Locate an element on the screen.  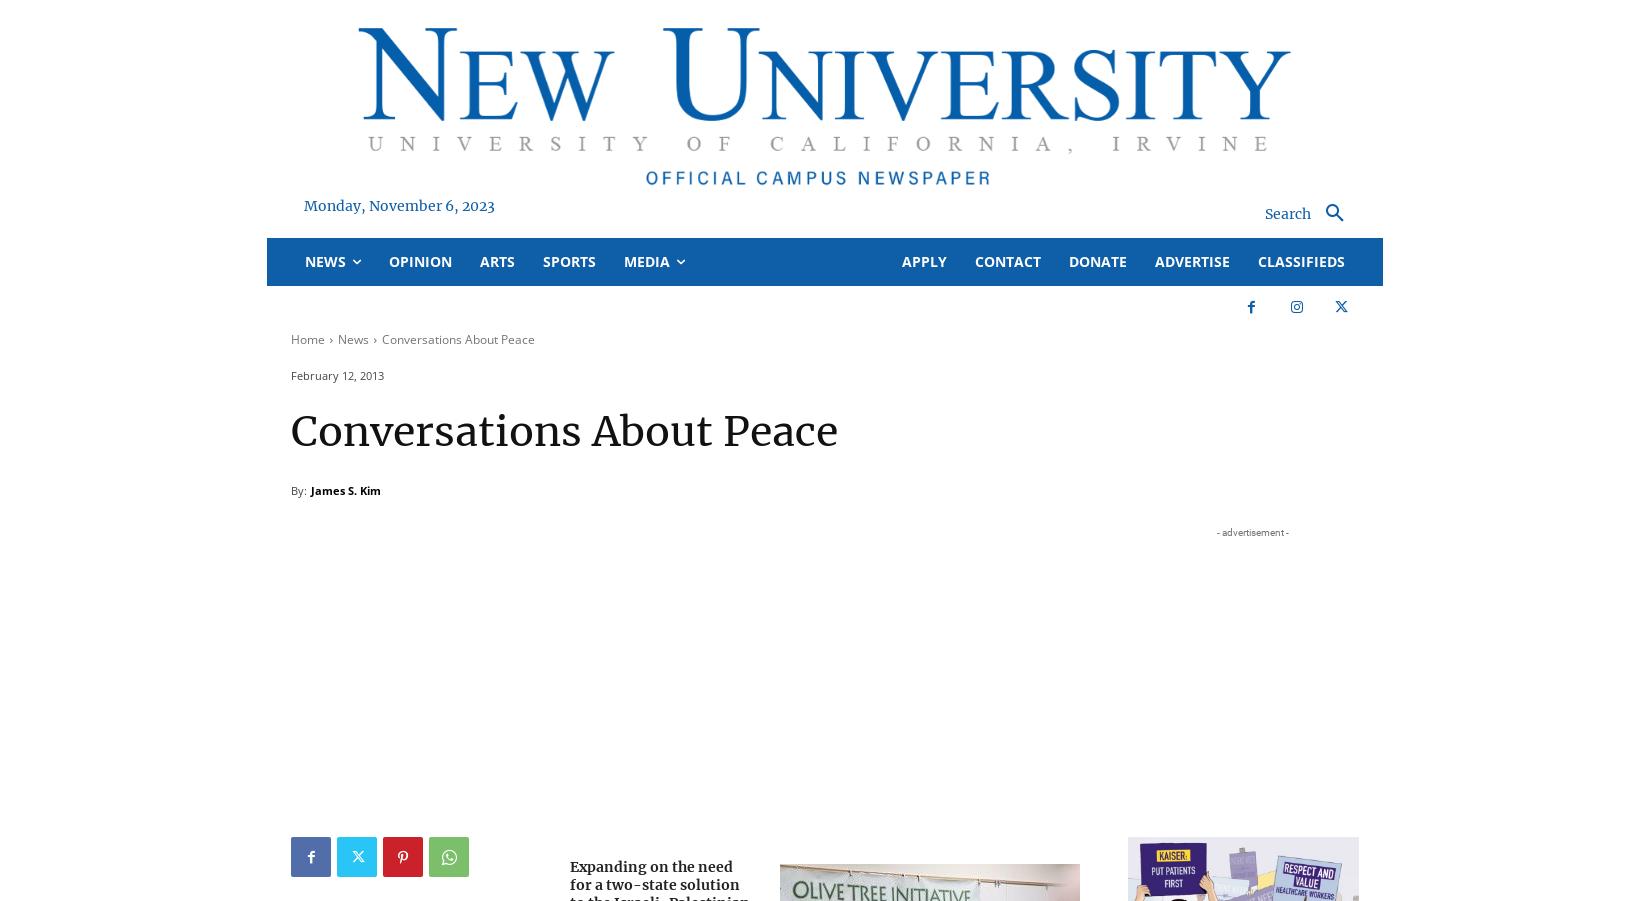
'Search' is located at coordinates (823, 99).